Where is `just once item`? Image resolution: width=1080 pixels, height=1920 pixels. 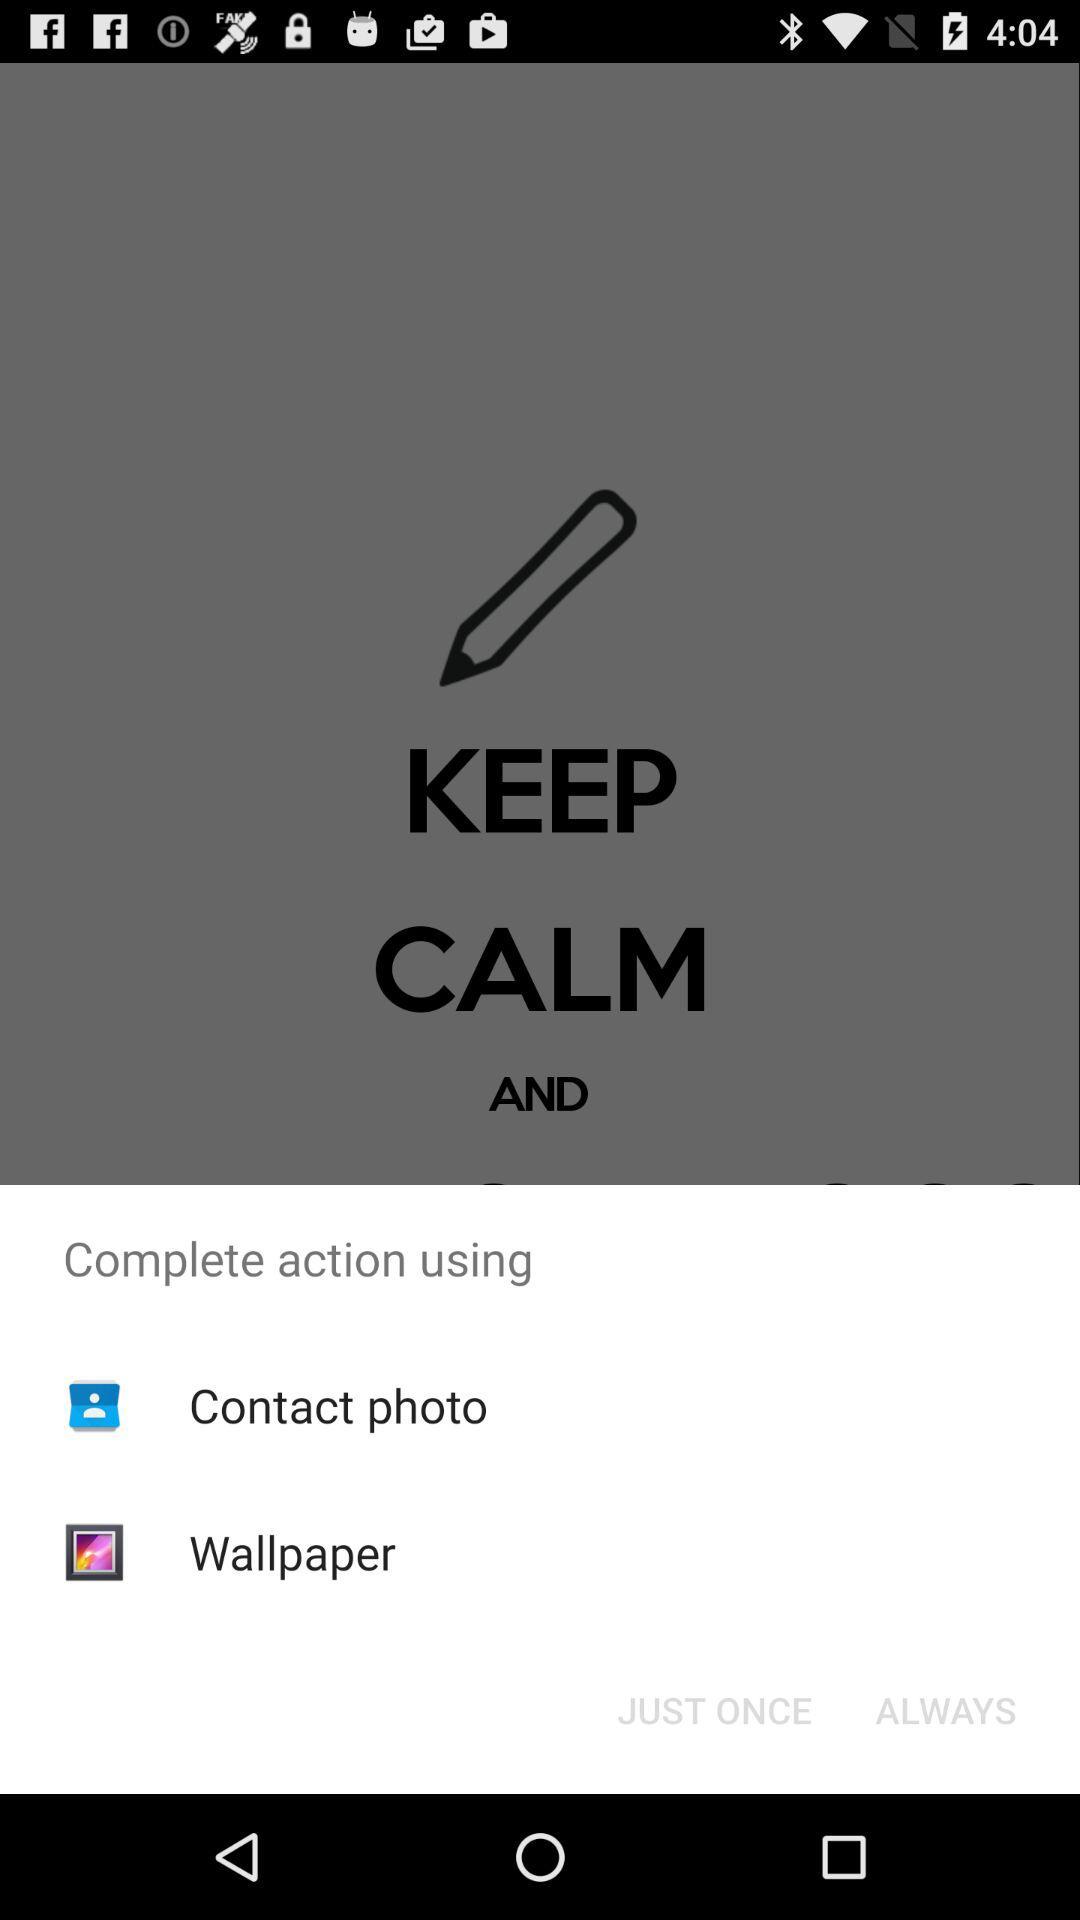 just once item is located at coordinates (713, 1708).